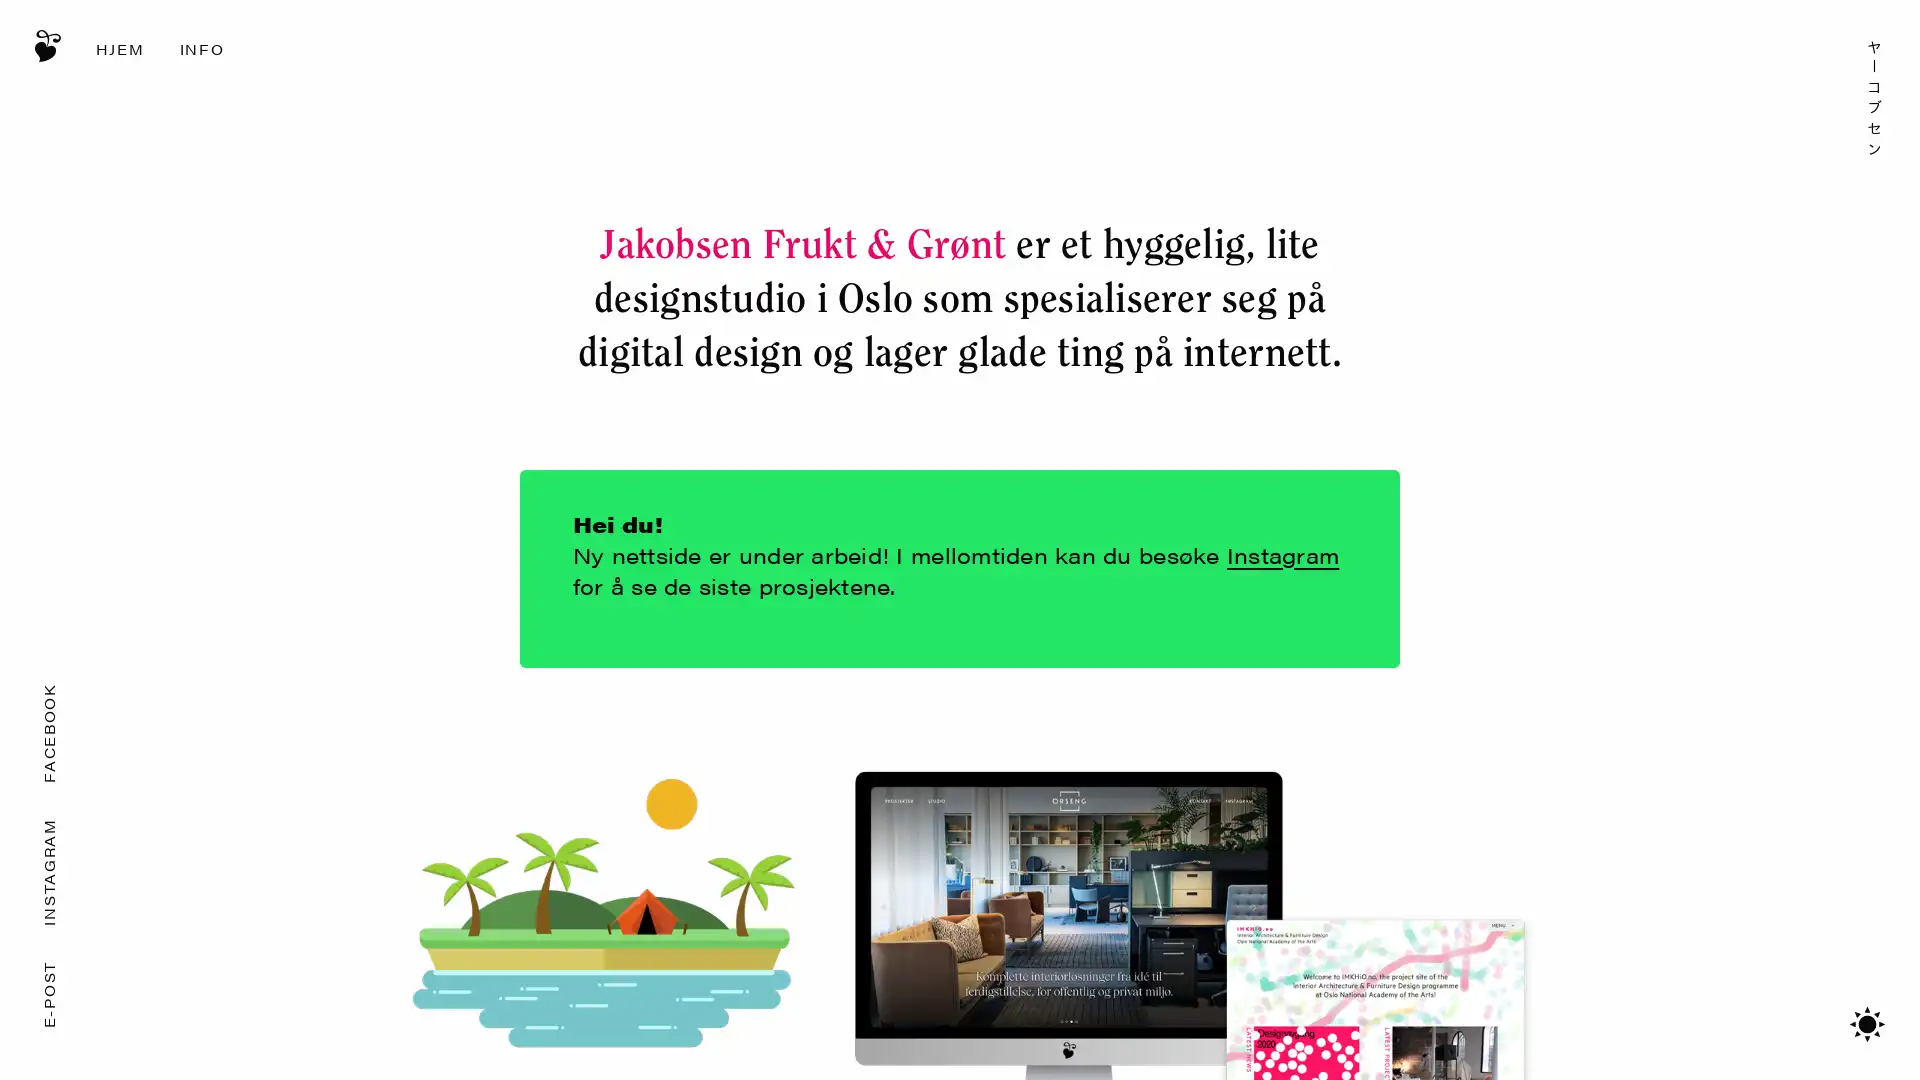  Describe the element at coordinates (1865, 1025) in the screenshot. I see `Bytt mellom mrkt/lyst tema` at that location.